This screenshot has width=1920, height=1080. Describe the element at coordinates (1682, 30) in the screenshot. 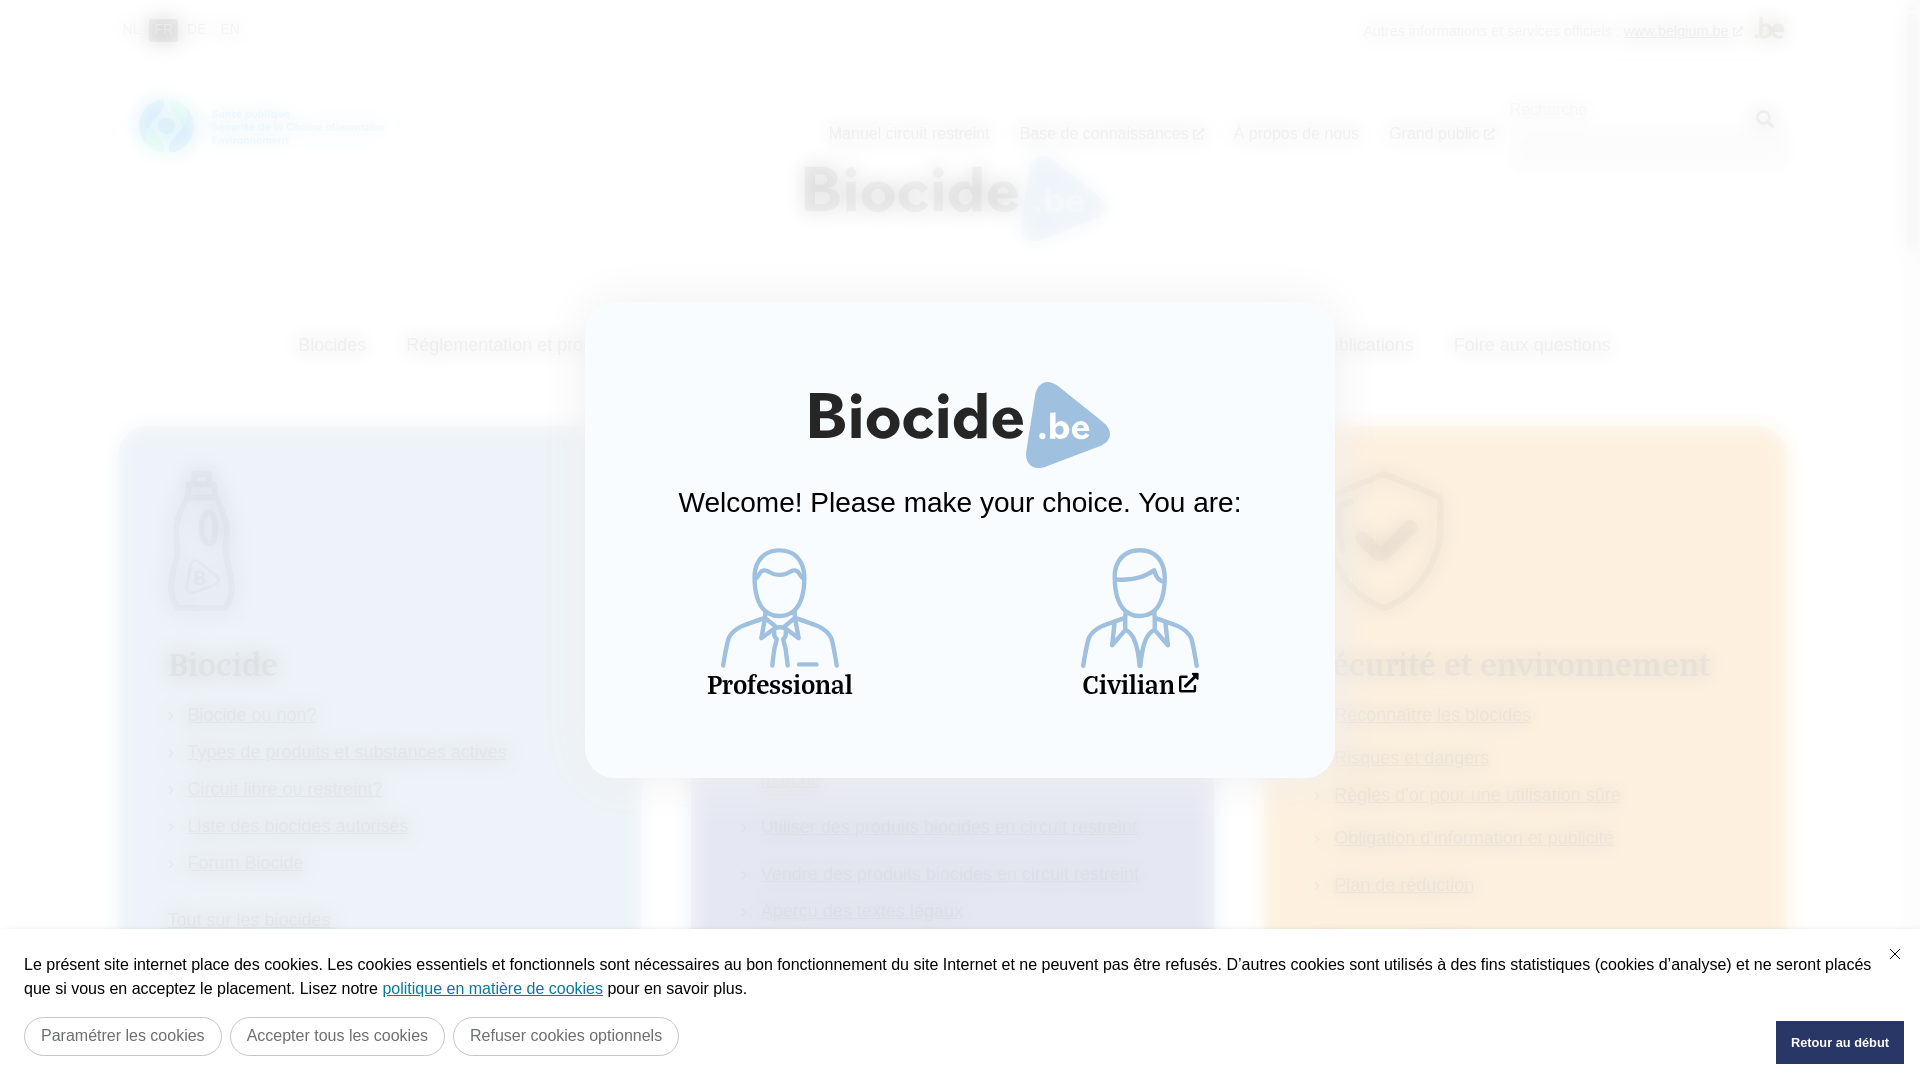

I see `'www.belgium.be'` at that location.